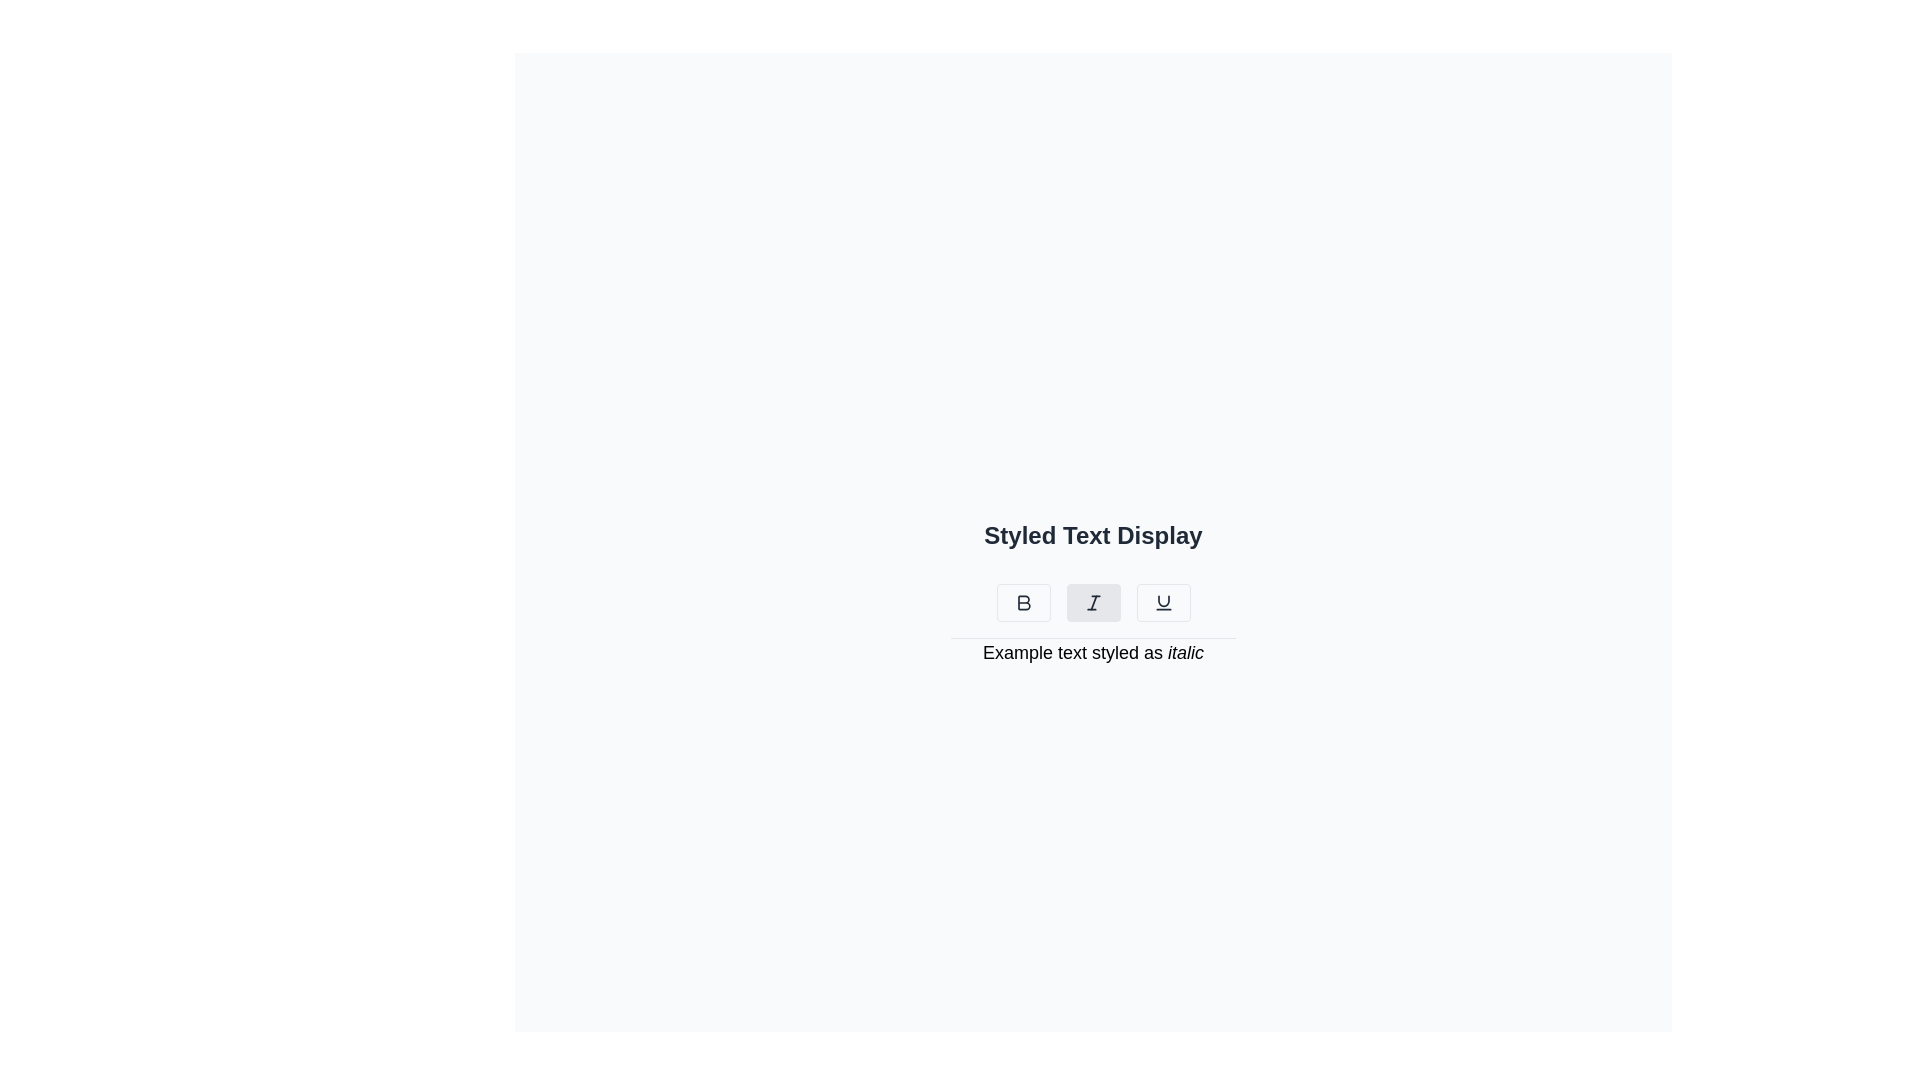  Describe the element at coordinates (1163, 601) in the screenshot. I see `the rounded button with an underline icon, which is the third button from the left in the group below the 'Styled Text Display' heading` at that location.